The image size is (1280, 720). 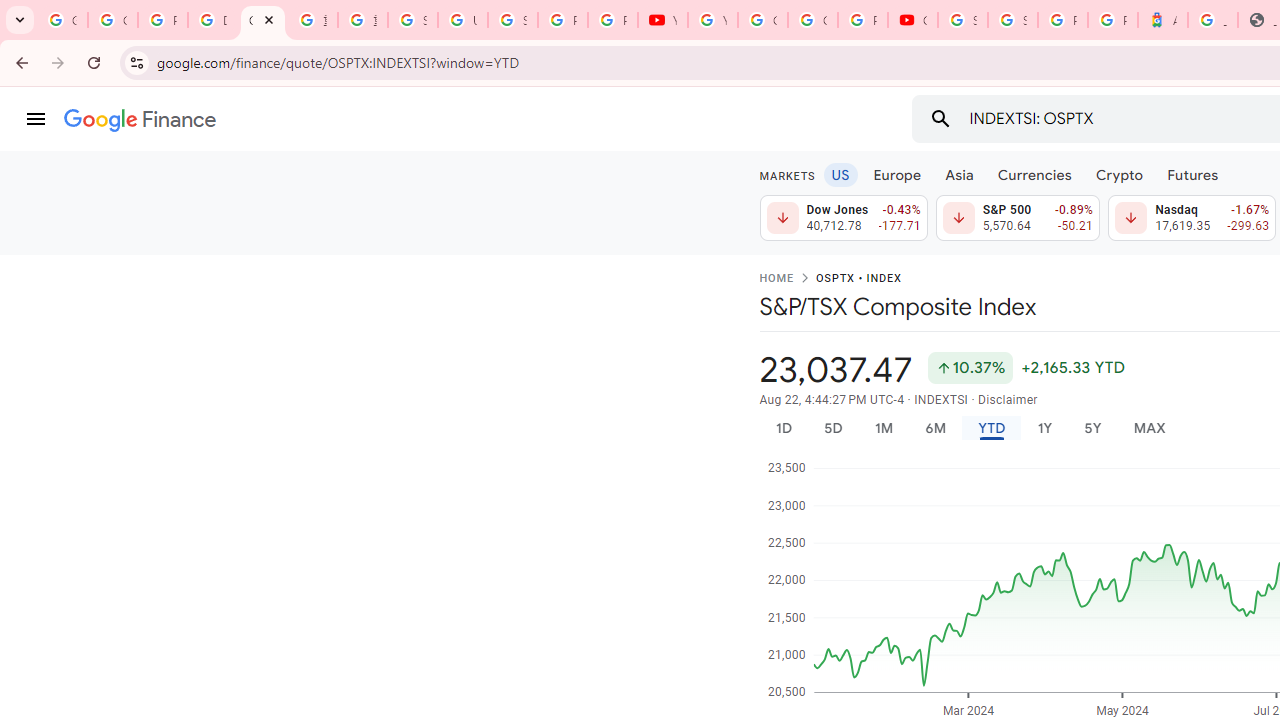 What do you see at coordinates (1091, 427) in the screenshot?
I see `'5Y'` at bounding box center [1091, 427].